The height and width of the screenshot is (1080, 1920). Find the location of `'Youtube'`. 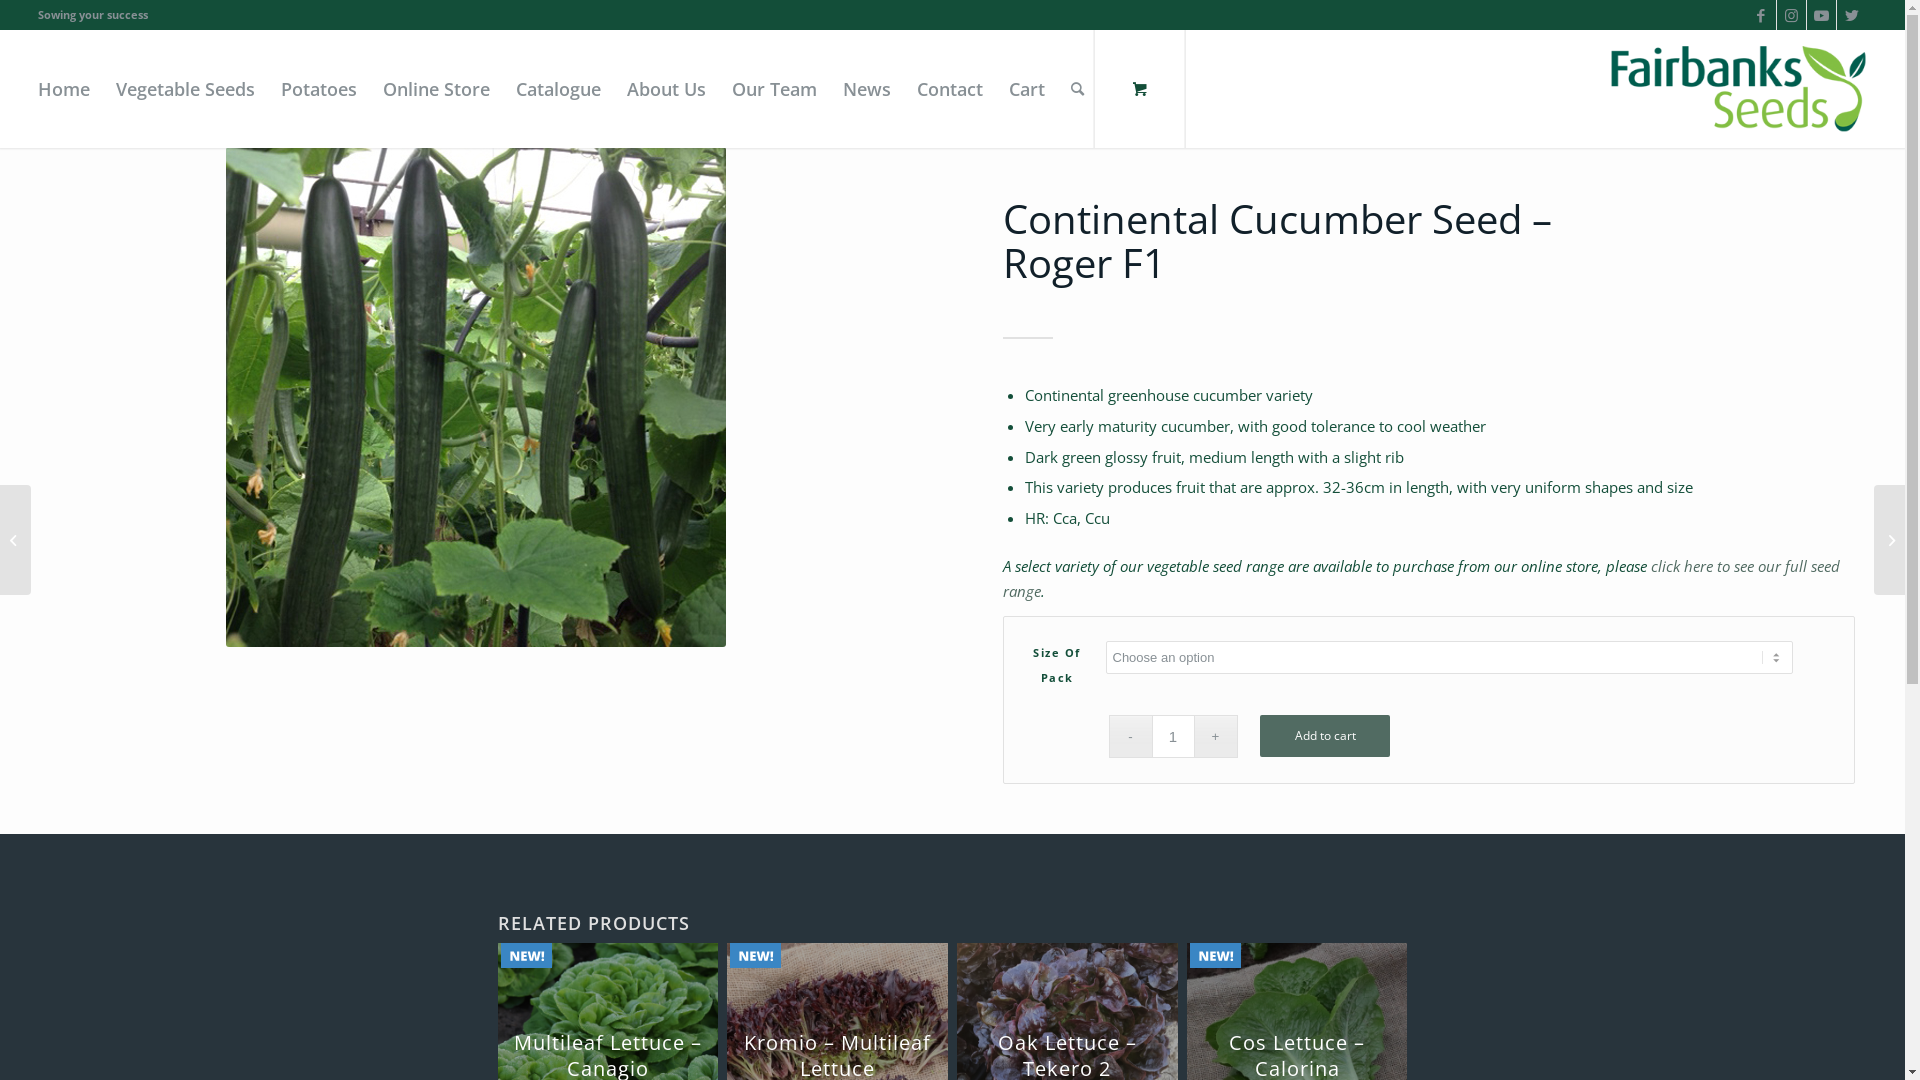

'Youtube' is located at coordinates (1821, 15).